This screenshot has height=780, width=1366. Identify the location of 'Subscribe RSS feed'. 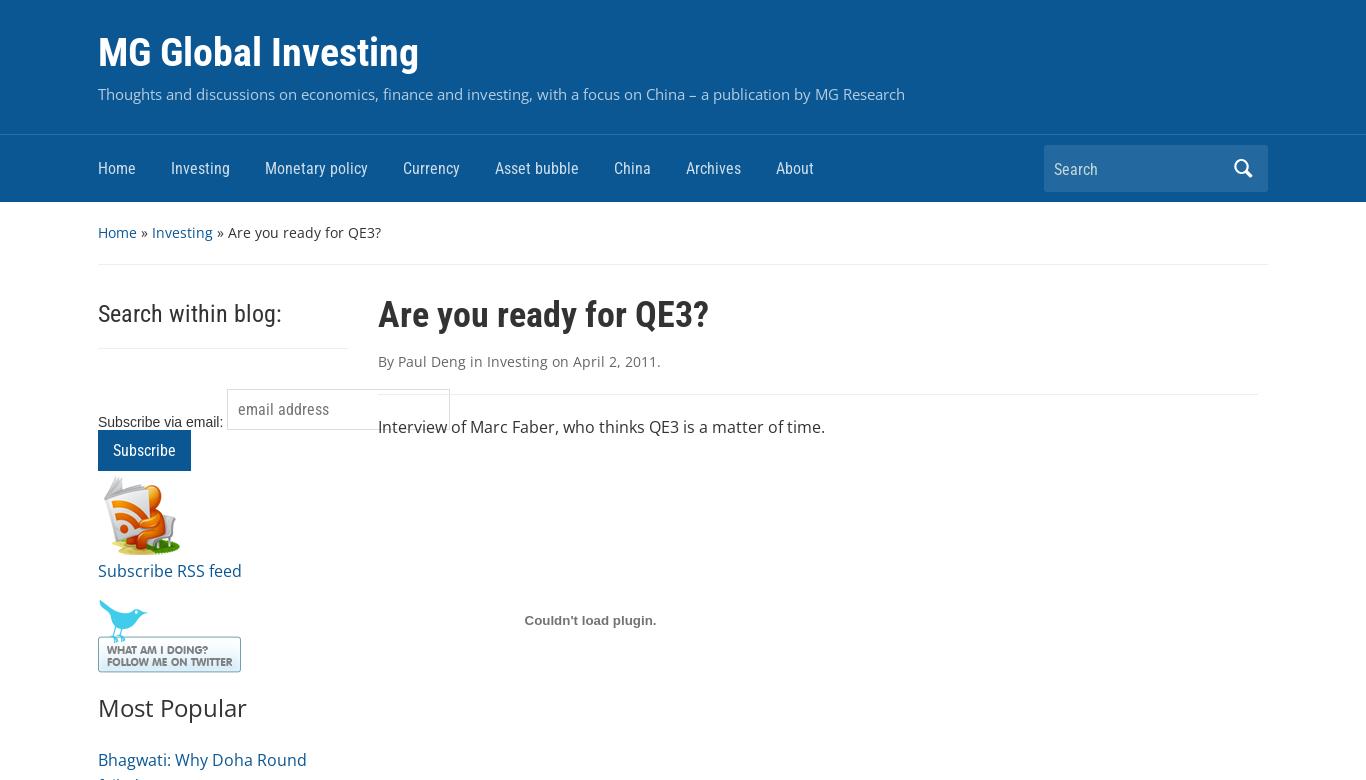
(97, 570).